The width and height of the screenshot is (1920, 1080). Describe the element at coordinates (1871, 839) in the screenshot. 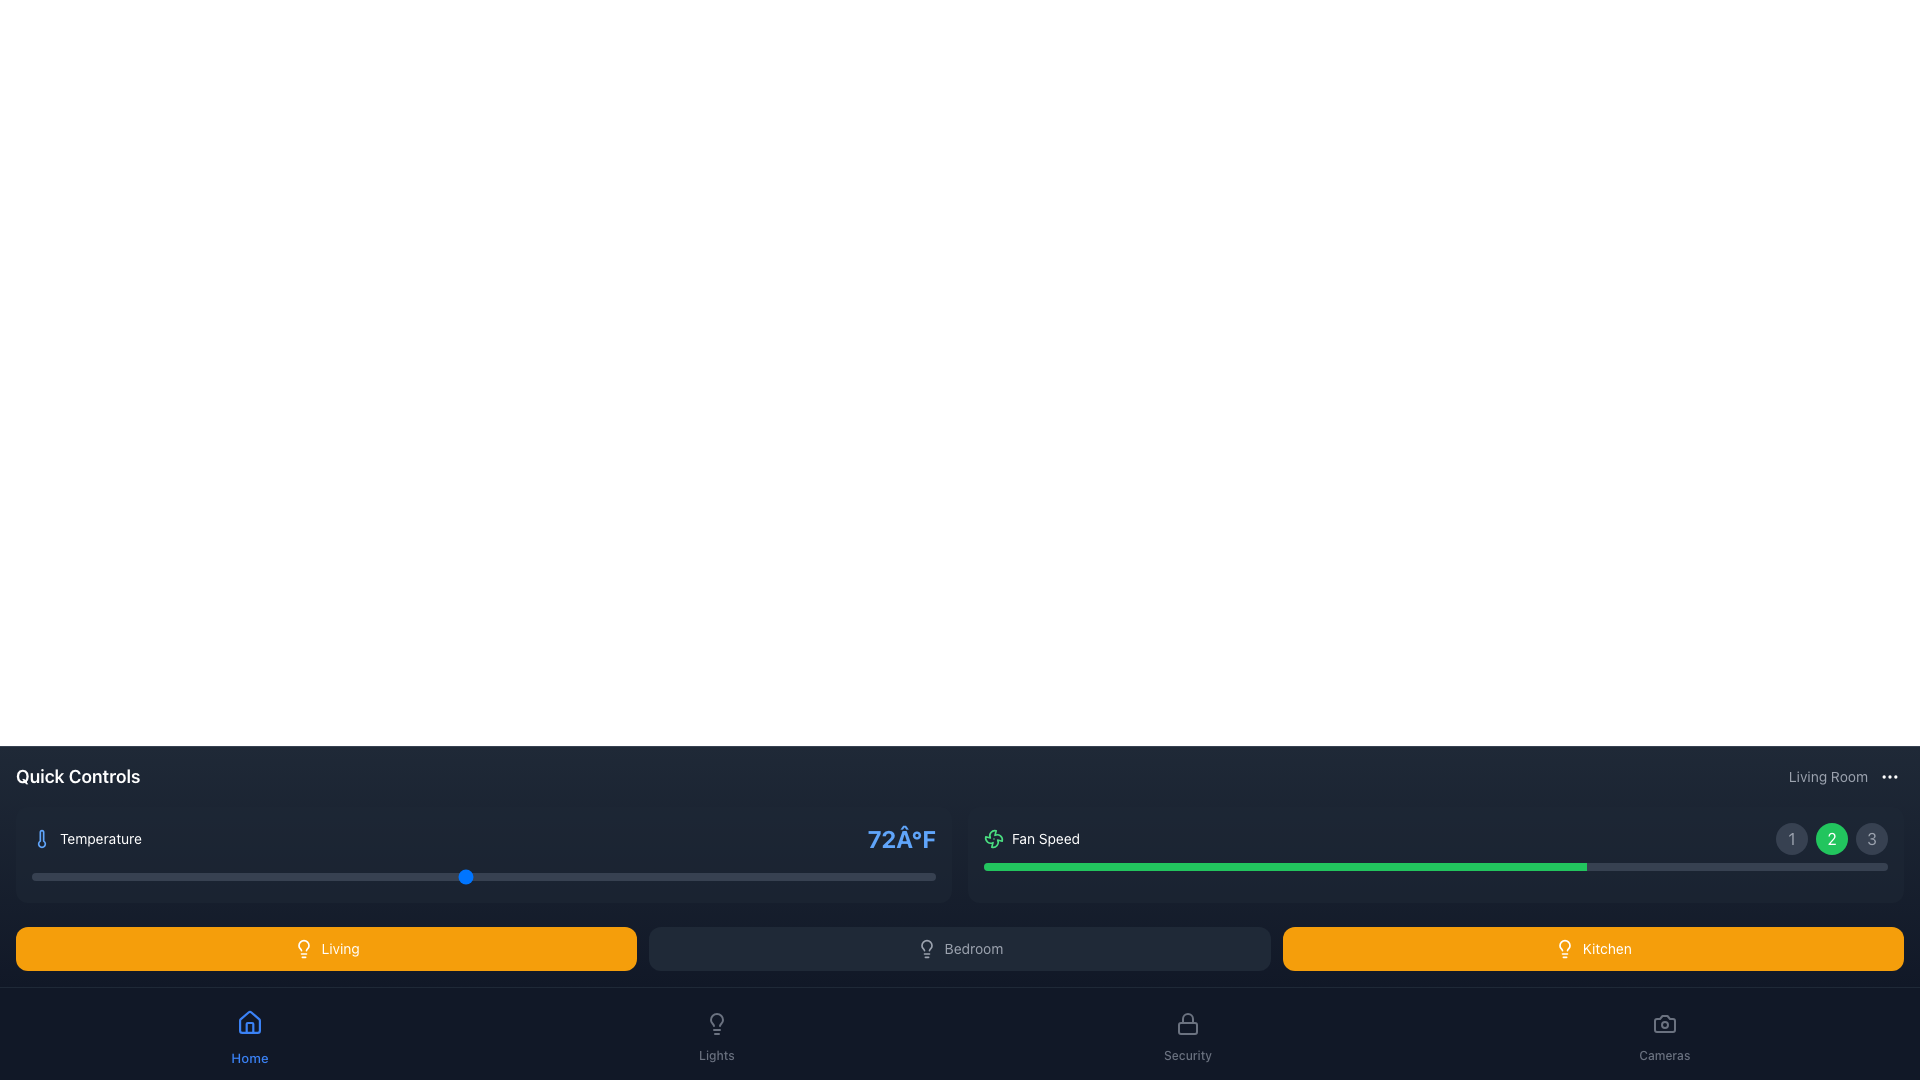

I see `the interactive button for number '3' located in the top-right section of the interface, which is the rightmost button in a horizontal sequence of three circular buttons` at that location.